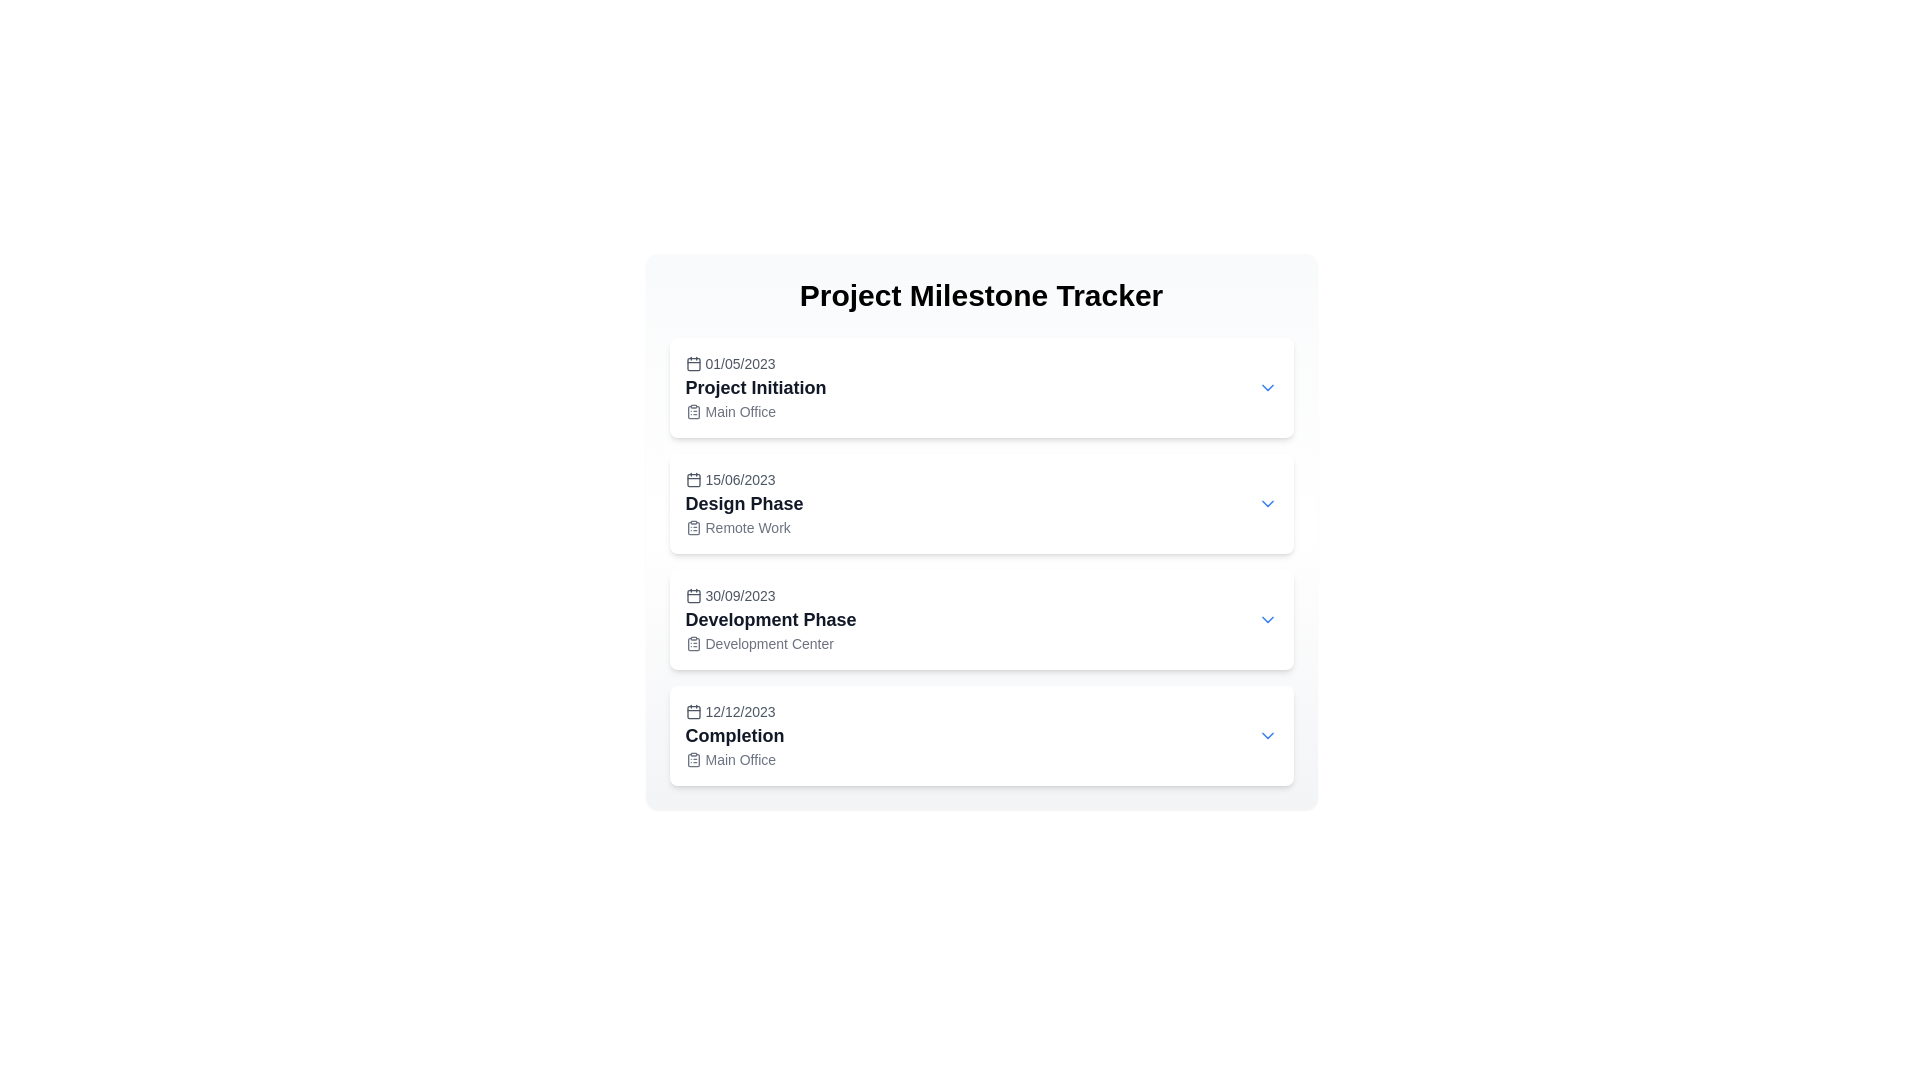 The image size is (1920, 1080). What do you see at coordinates (693, 711) in the screenshot?
I see `the graphical rectangle that represents the calendar icon for the date '12/12/2023'` at bounding box center [693, 711].